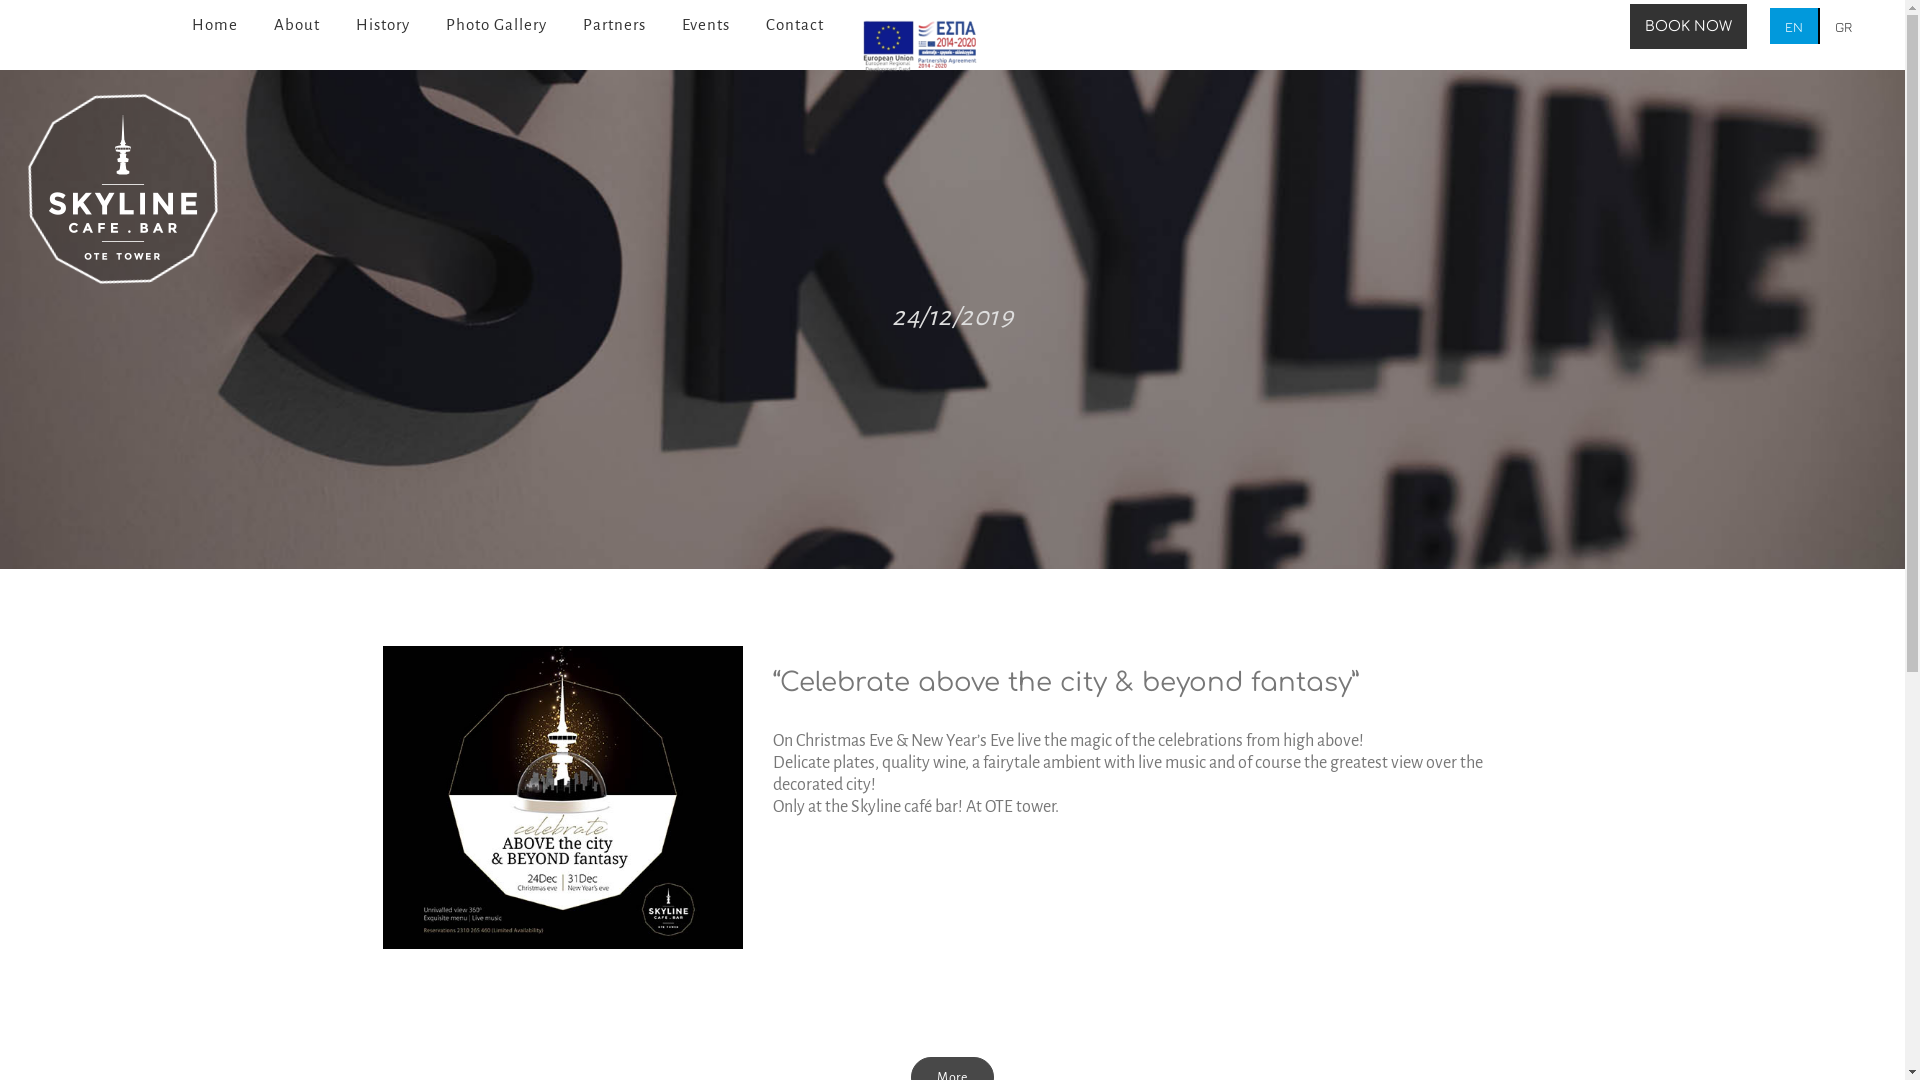  What do you see at coordinates (254, 24) in the screenshot?
I see `'About'` at bounding box center [254, 24].